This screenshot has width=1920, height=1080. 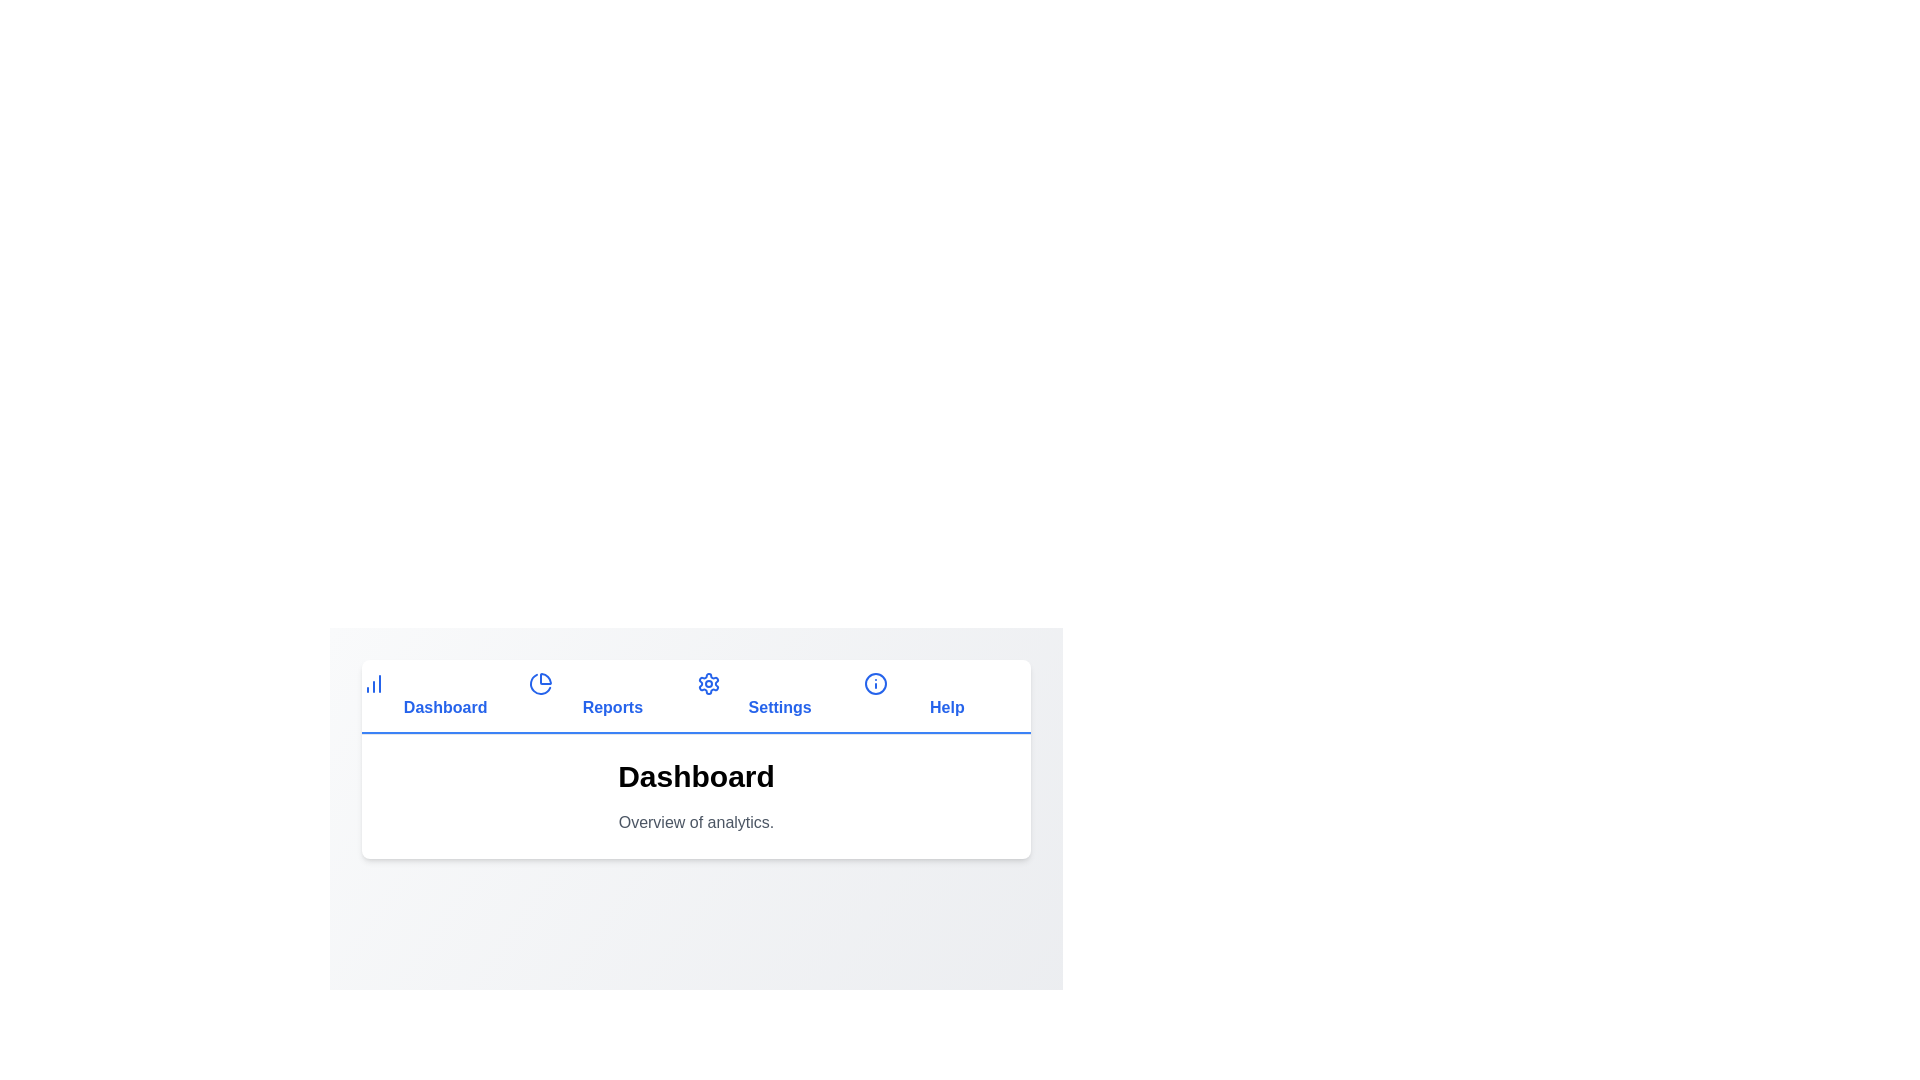 I want to click on the 'Settings' Icon in the navigation bar, so click(x=708, y=682).